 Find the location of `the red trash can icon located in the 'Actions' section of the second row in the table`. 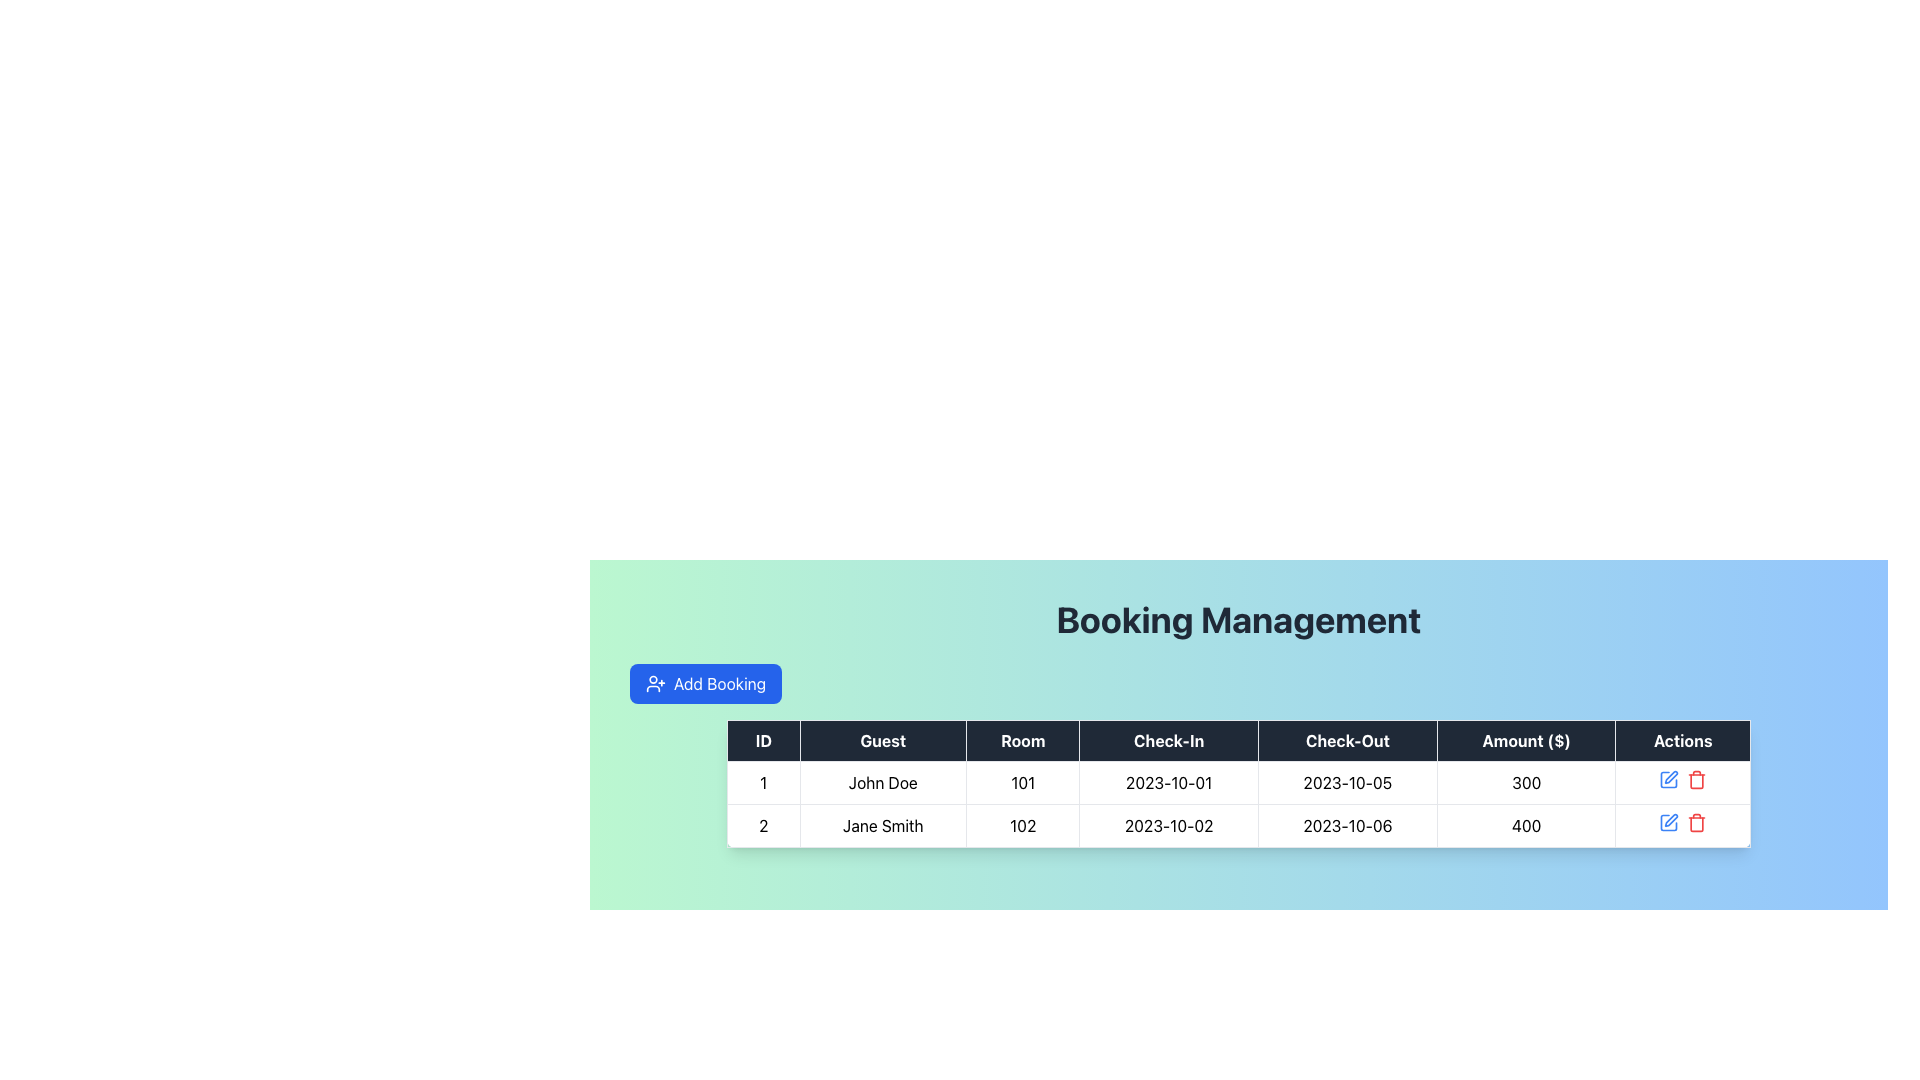

the red trash can icon located in the 'Actions' section of the second row in the table is located at coordinates (1696, 822).